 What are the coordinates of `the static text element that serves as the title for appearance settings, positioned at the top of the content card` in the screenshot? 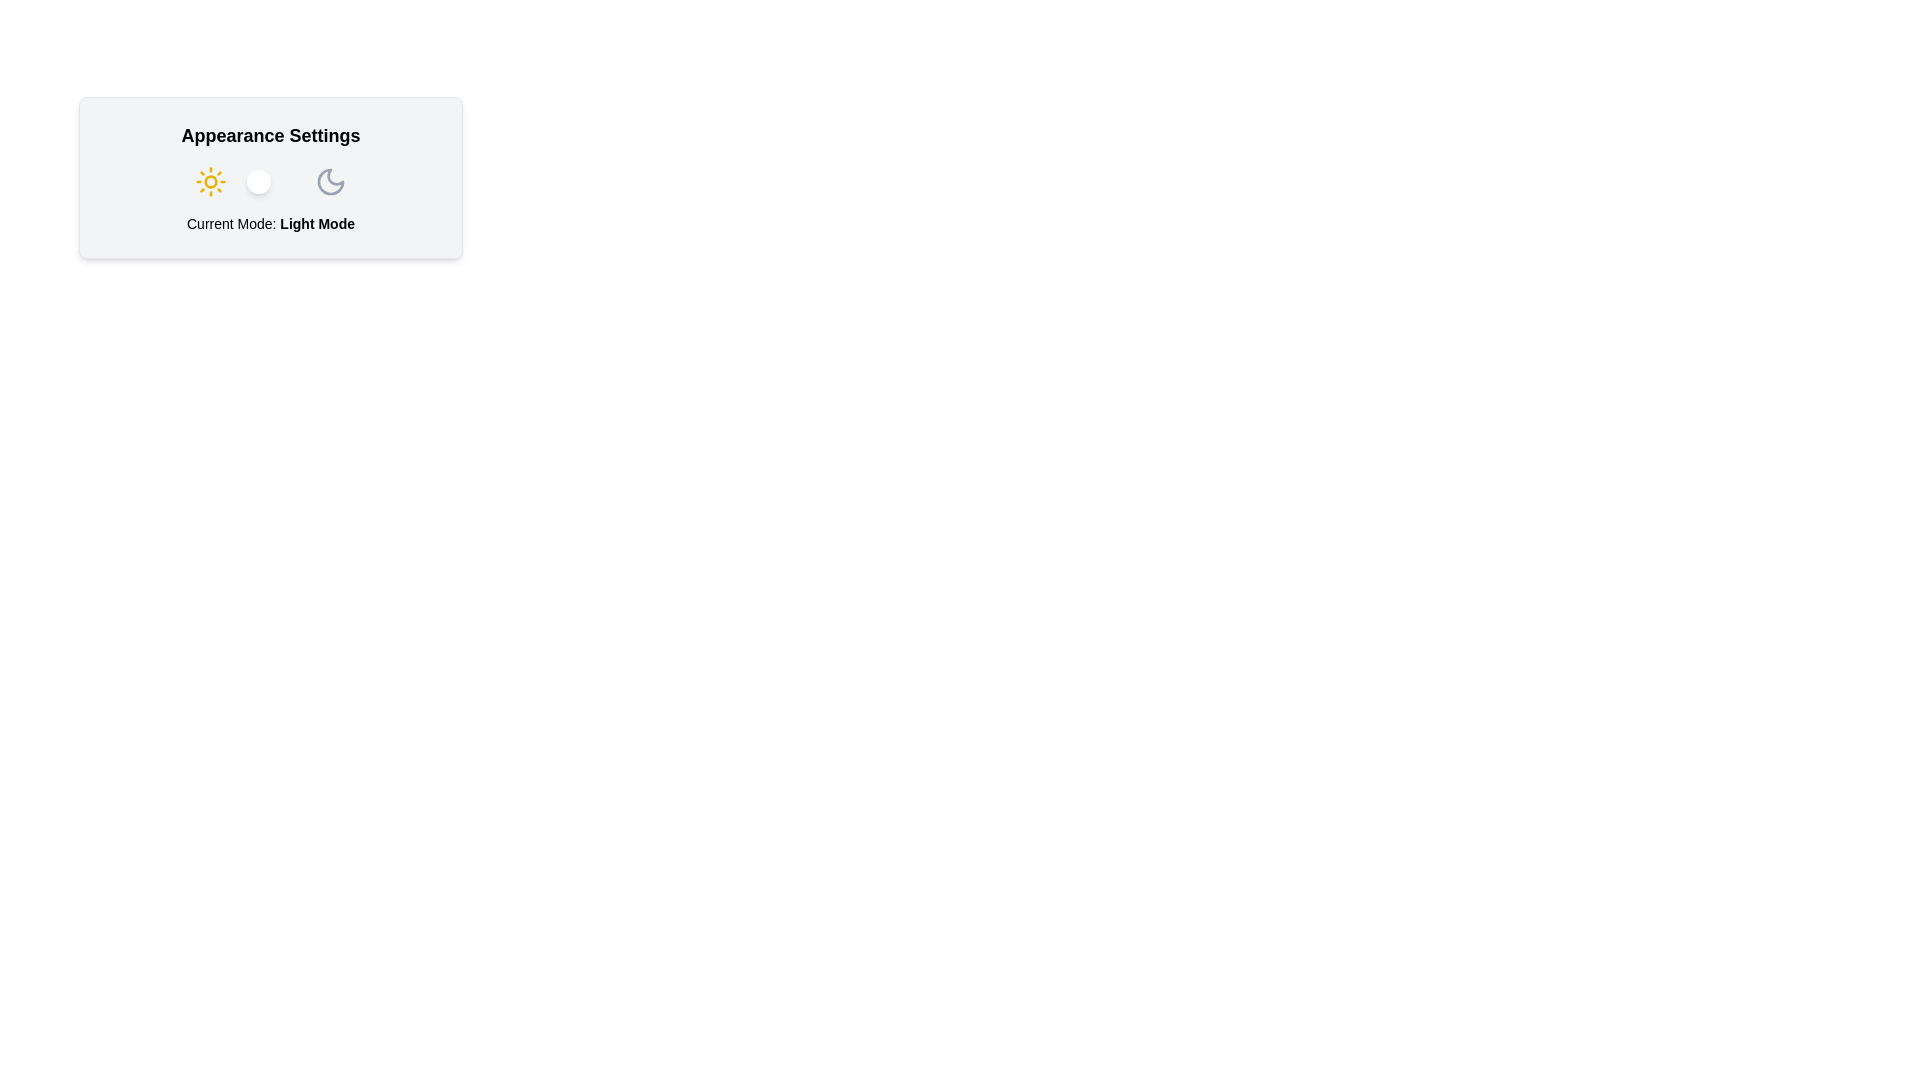 It's located at (269, 135).